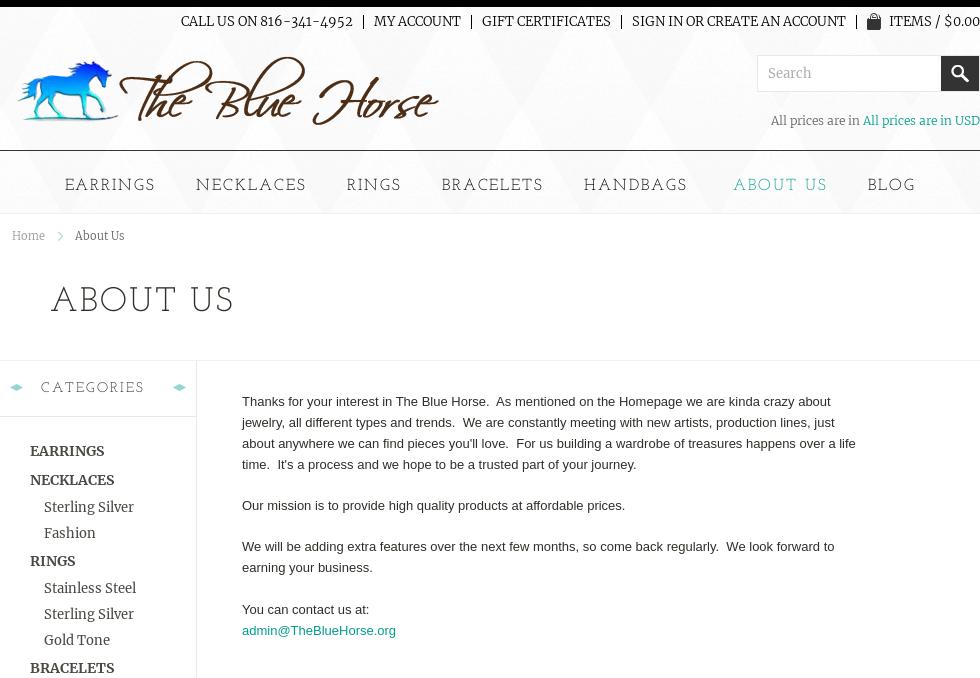 This screenshot has height=678, width=980. What do you see at coordinates (93, 386) in the screenshot?
I see `'Categories'` at bounding box center [93, 386].